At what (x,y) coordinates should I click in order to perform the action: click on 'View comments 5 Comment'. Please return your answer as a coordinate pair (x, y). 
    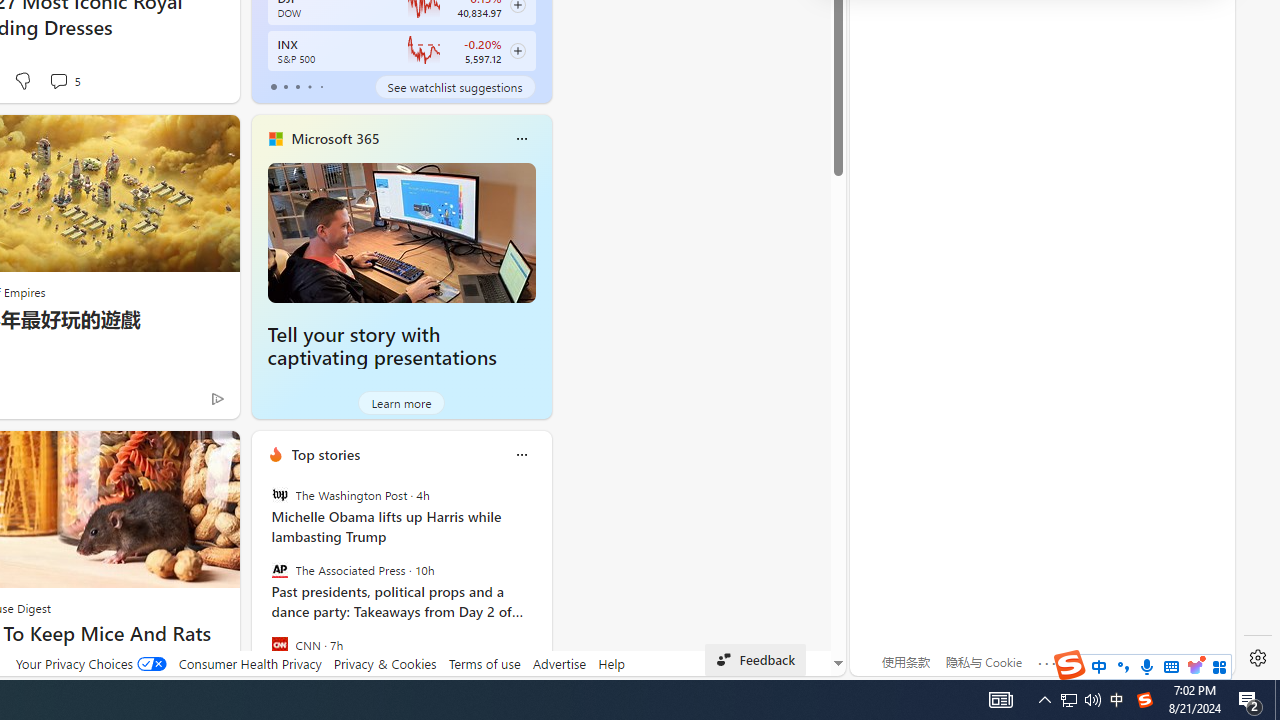
    Looking at the image, I should click on (64, 80).